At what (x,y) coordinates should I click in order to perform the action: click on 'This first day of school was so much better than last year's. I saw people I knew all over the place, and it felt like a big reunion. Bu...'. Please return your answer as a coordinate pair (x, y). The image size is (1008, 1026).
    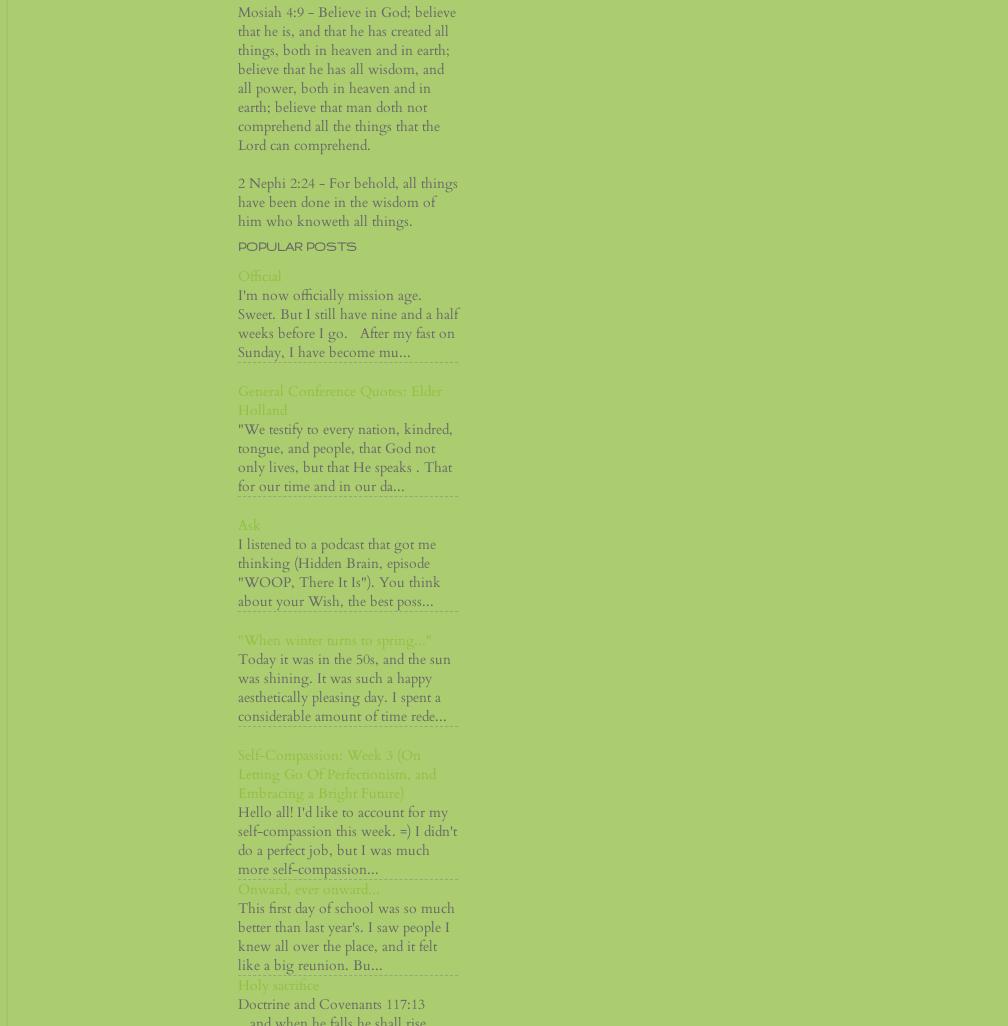
    Looking at the image, I should click on (237, 937).